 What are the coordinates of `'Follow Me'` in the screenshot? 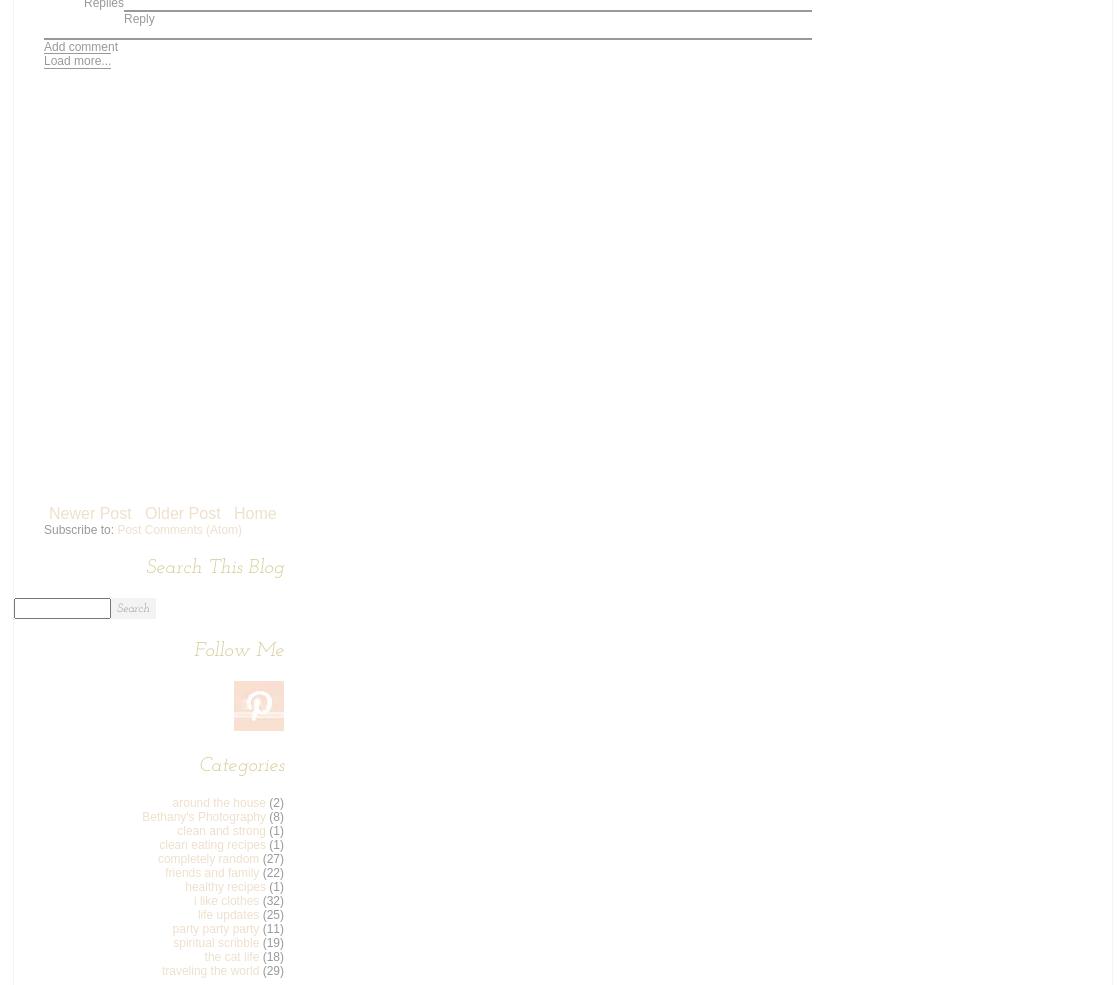 It's located at (239, 649).